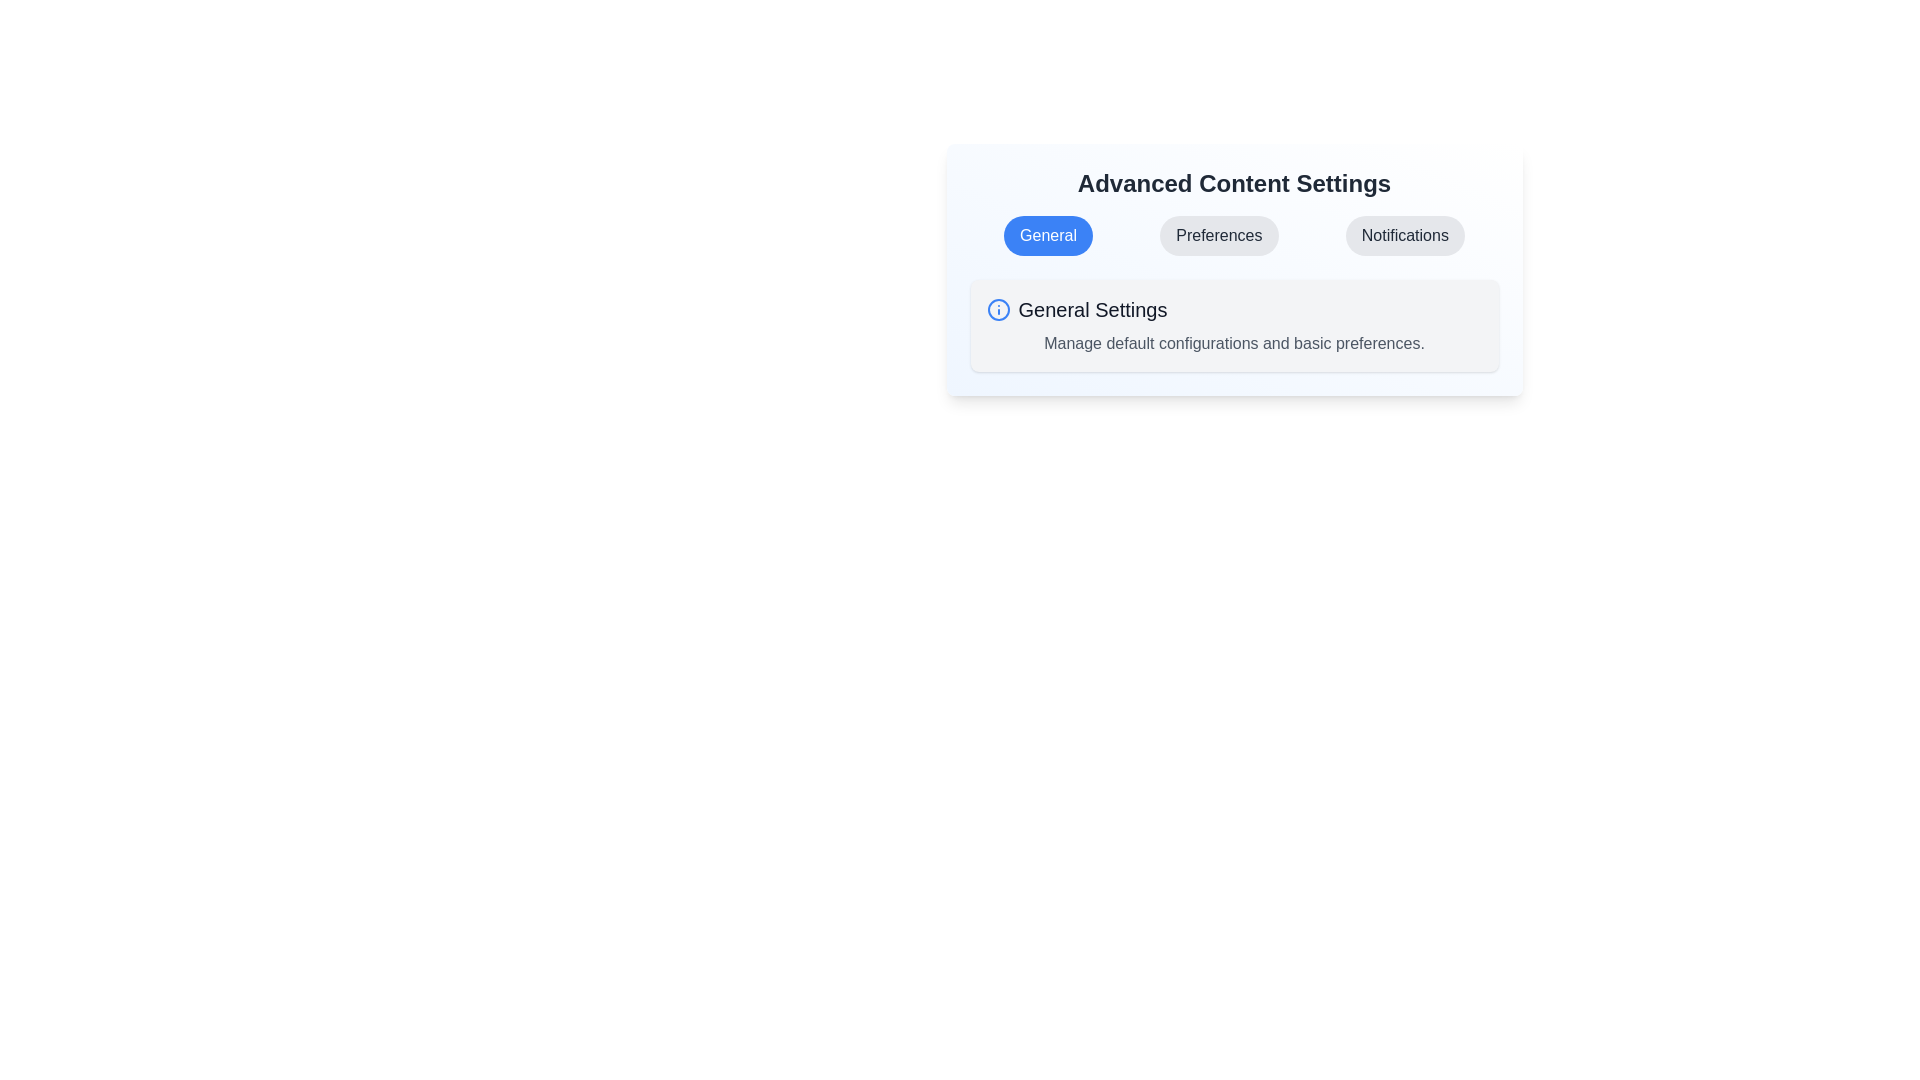 The width and height of the screenshot is (1920, 1080). I want to click on the 'Preferences' button, which is styled with a gray background and rounded edges, so click(1218, 234).